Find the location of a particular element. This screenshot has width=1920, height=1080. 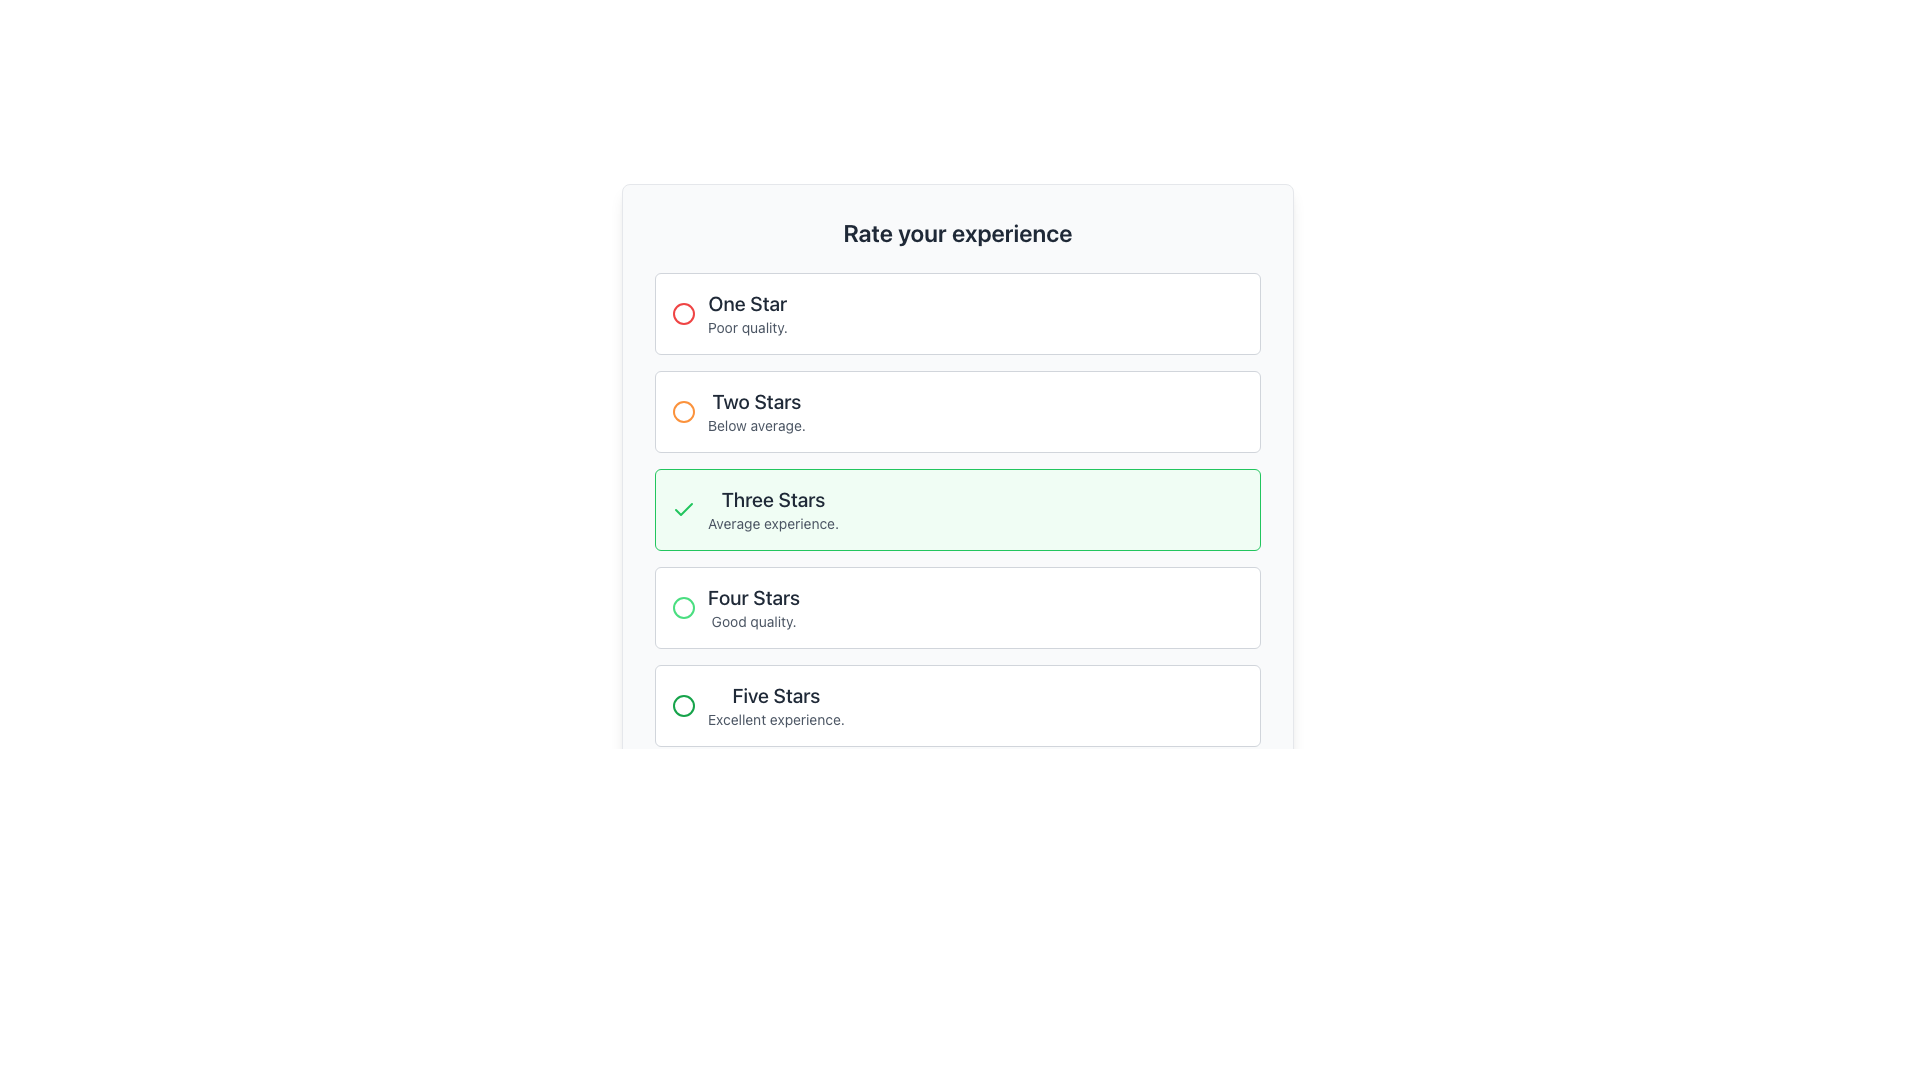

the 'Two Stars' rating button, which is the second element in a vertical list of five rating options is located at coordinates (957, 411).